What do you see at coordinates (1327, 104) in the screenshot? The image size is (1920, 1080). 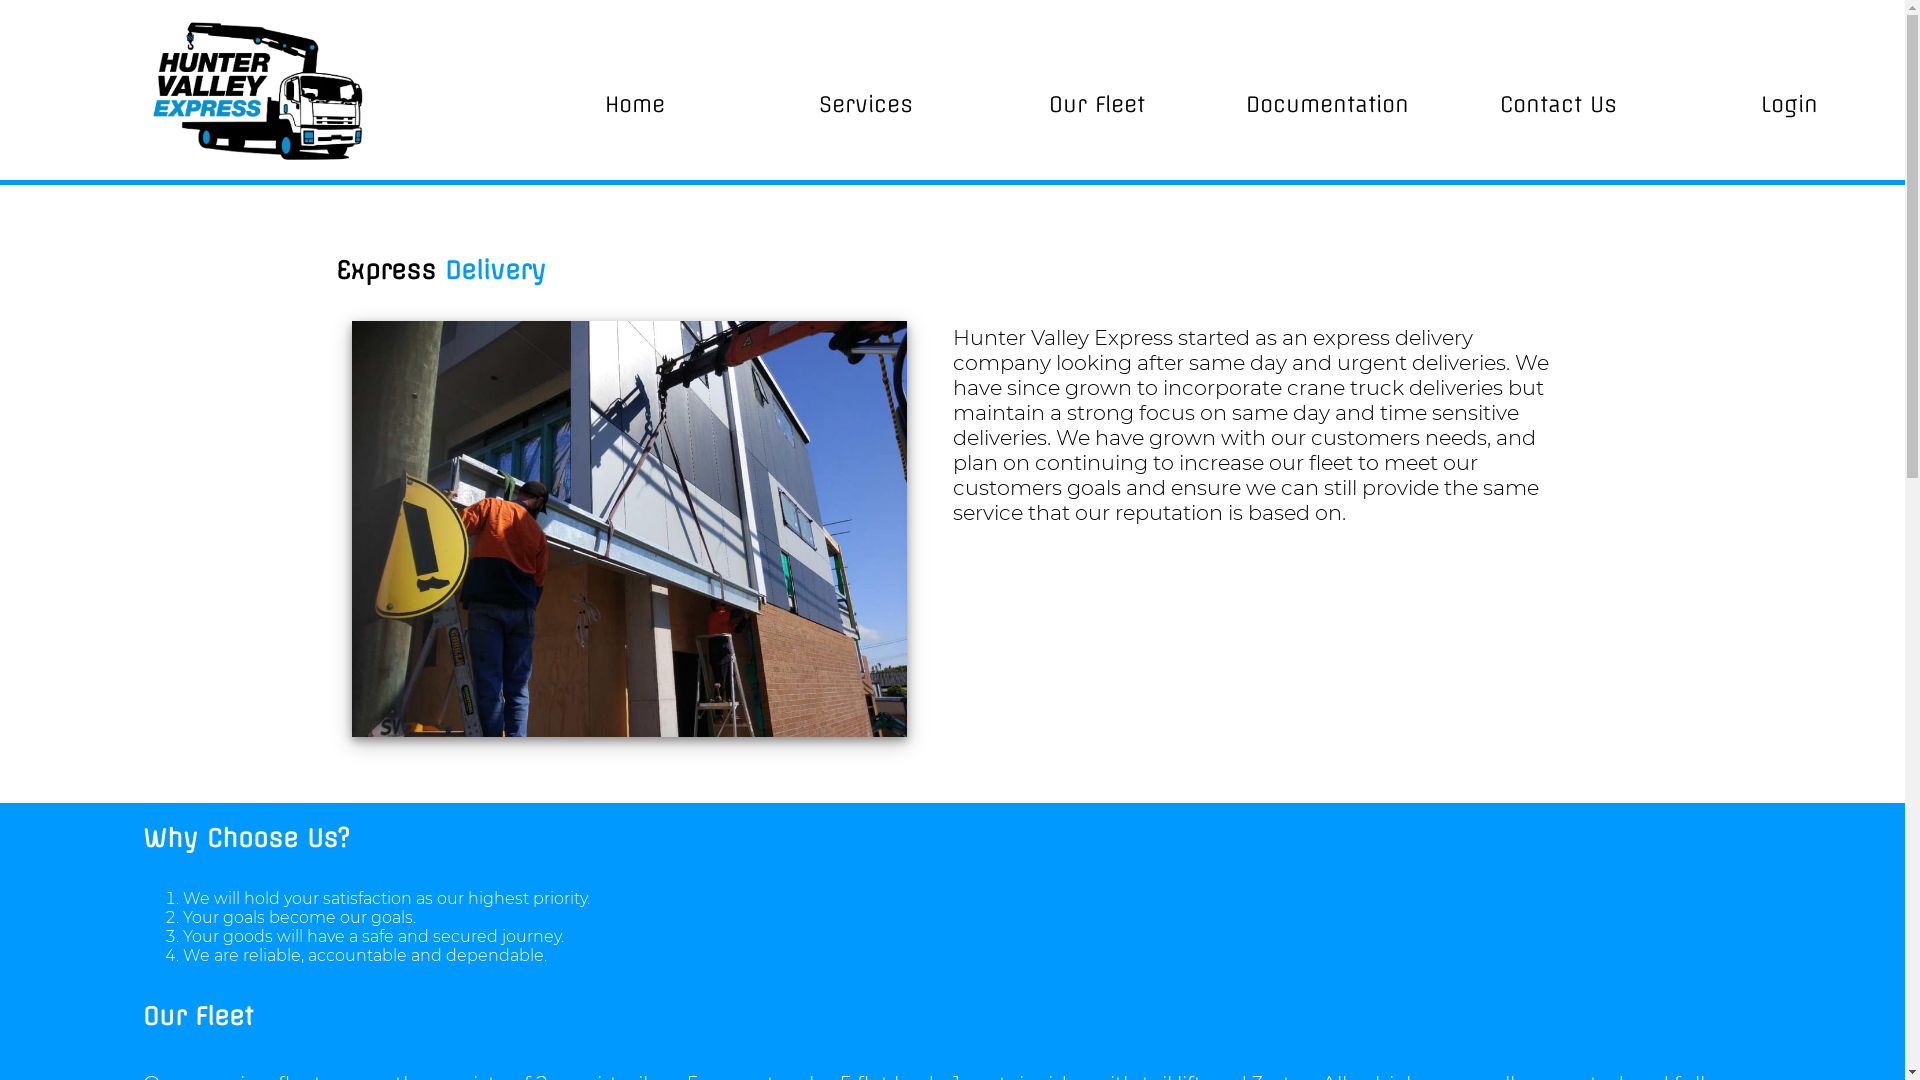 I see `'Documentation'` at bounding box center [1327, 104].